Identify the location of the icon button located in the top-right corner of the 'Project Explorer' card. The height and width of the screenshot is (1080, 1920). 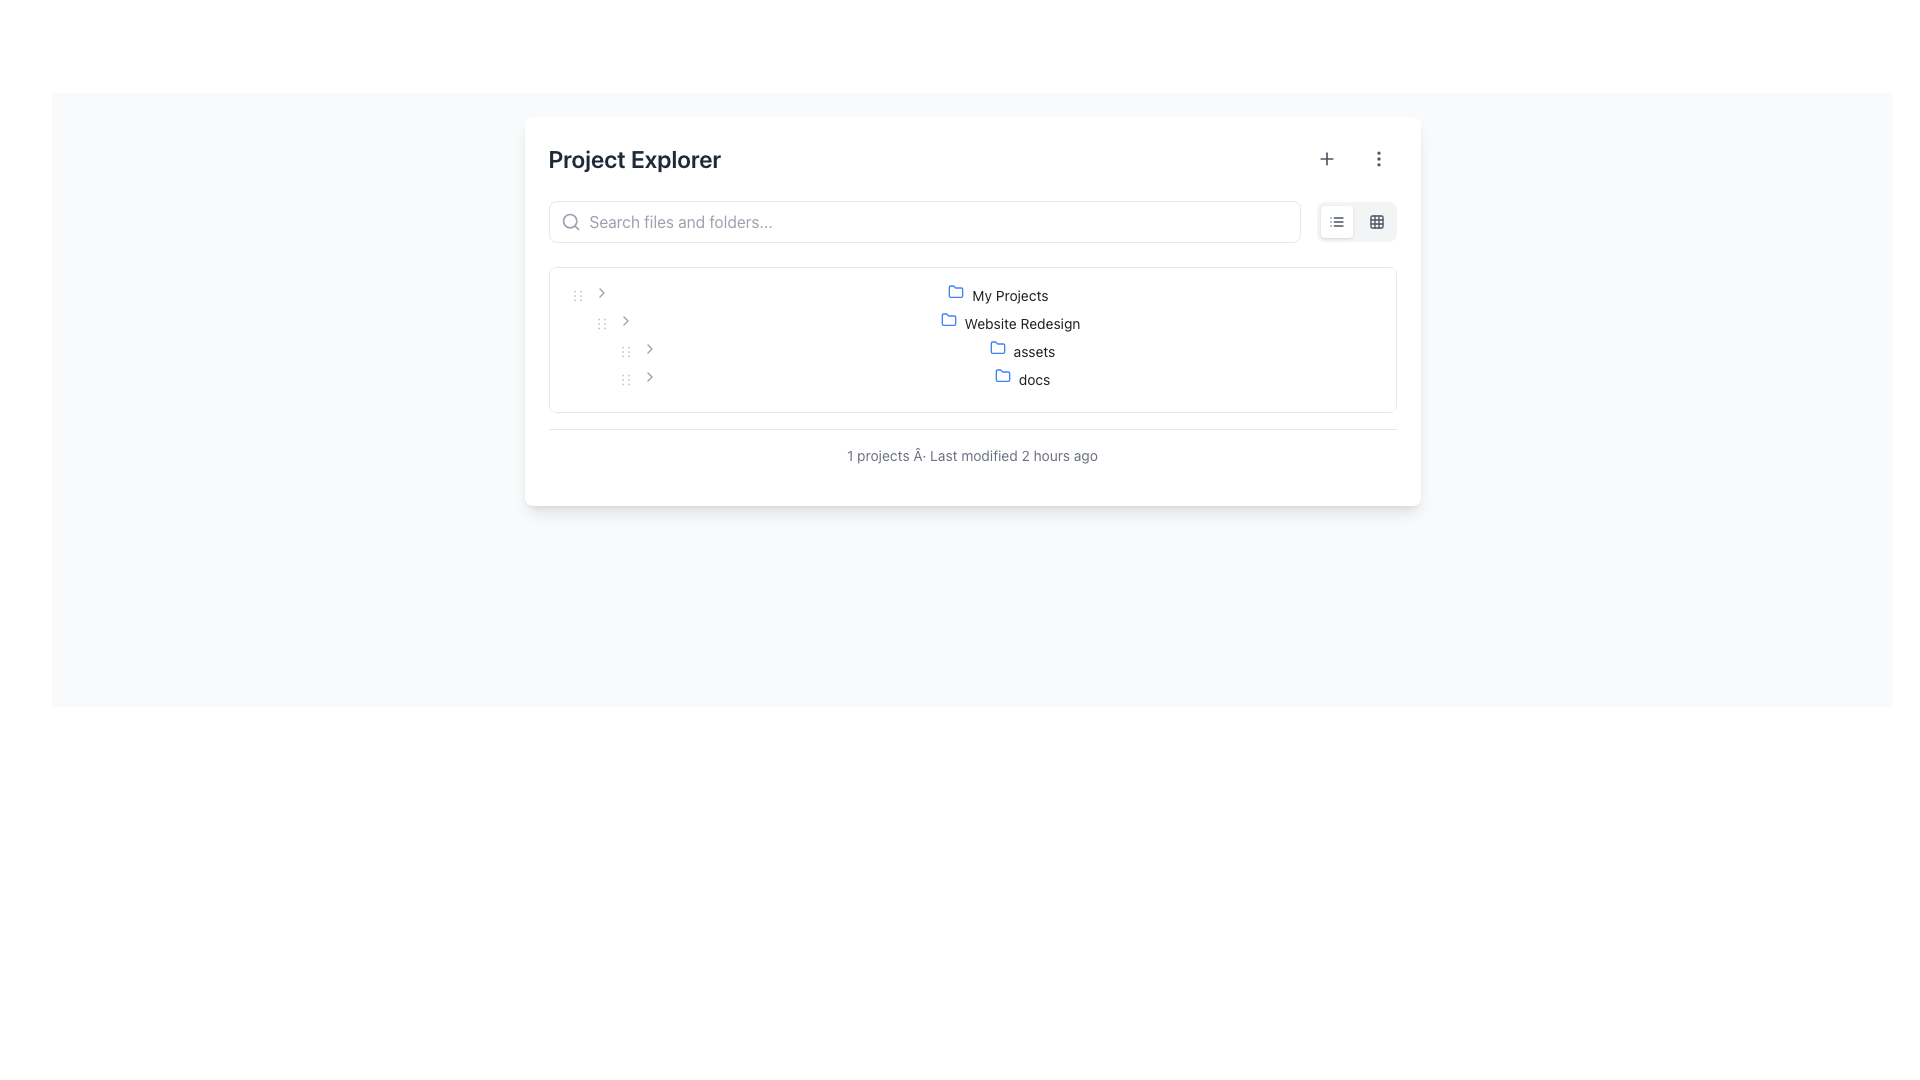
(1377, 157).